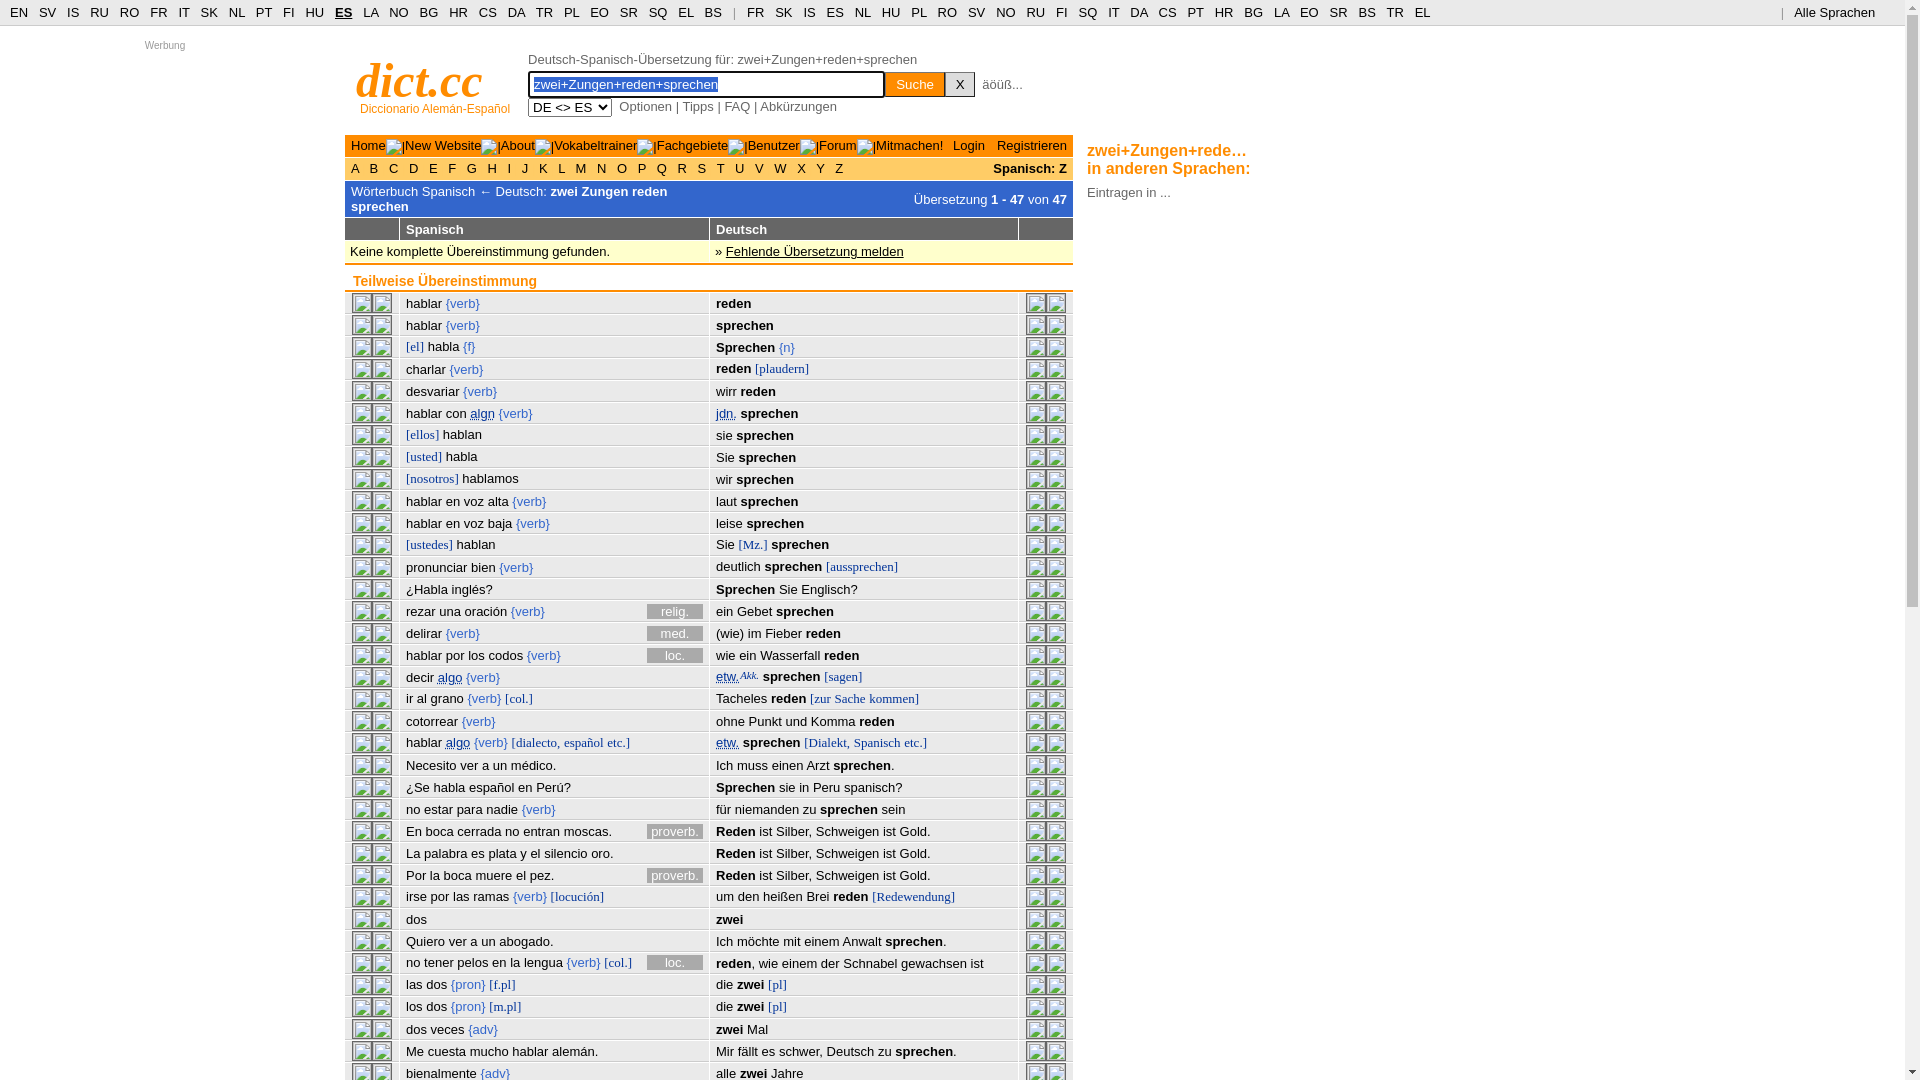  Describe the element at coordinates (542, 167) in the screenshot. I see `'K'` at that location.